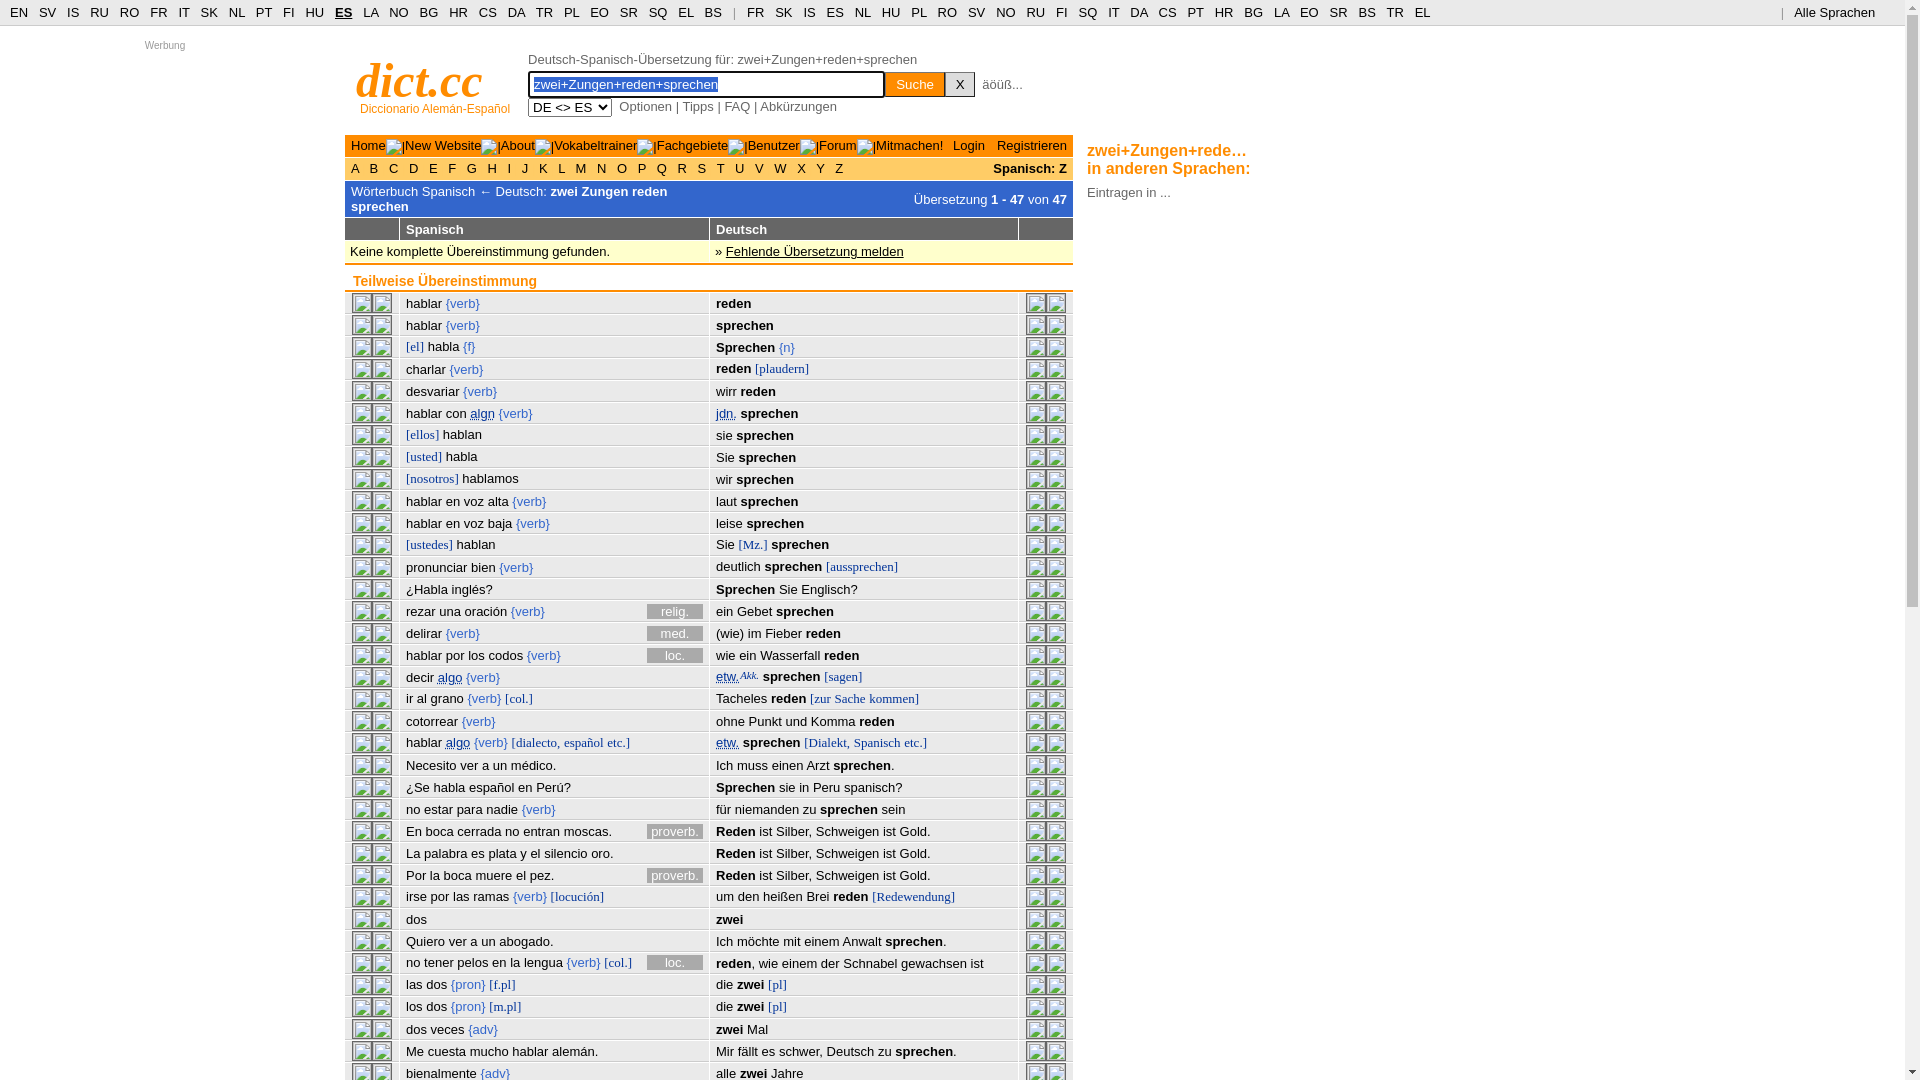  Describe the element at coordinates (542, 167) in the screenshot. I see `'K'` at that location.